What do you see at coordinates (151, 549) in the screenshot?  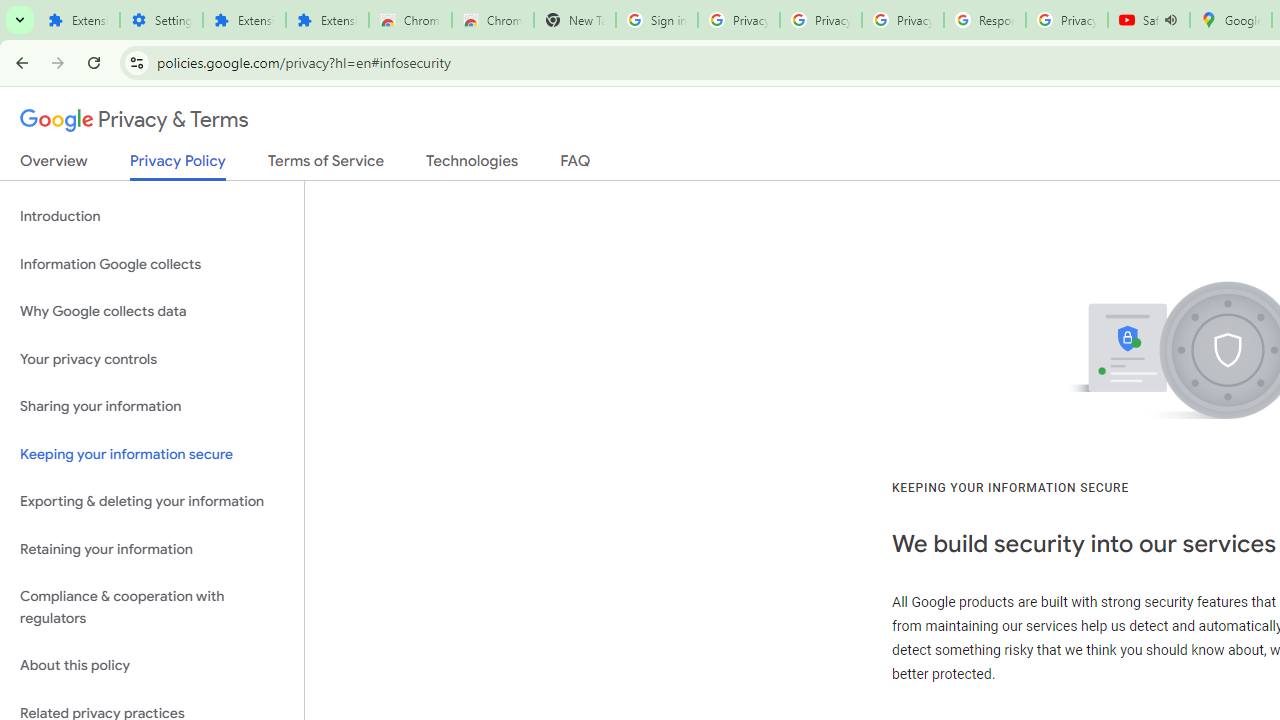 I see `'Retaining your information'` at bounding box center [151, 549].